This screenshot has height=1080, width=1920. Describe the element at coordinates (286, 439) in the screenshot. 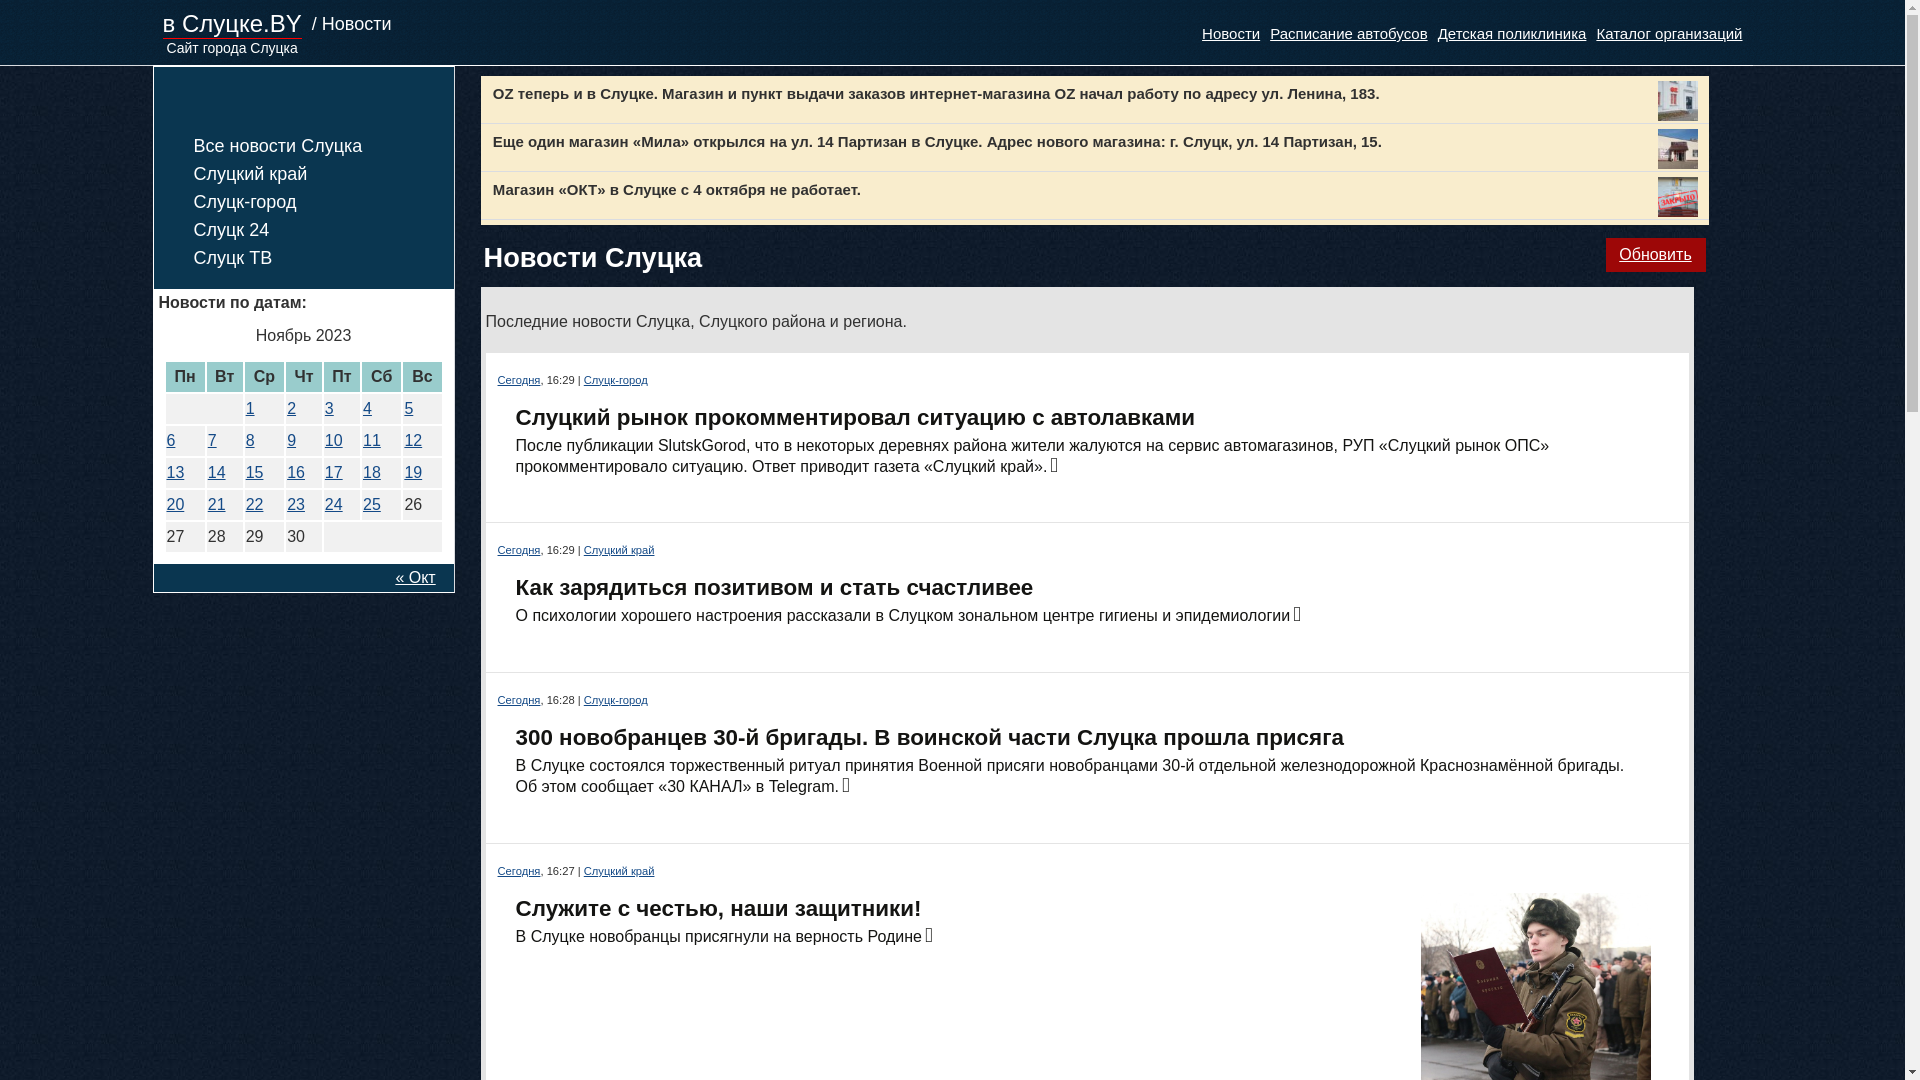

I see `'9'` at that location.